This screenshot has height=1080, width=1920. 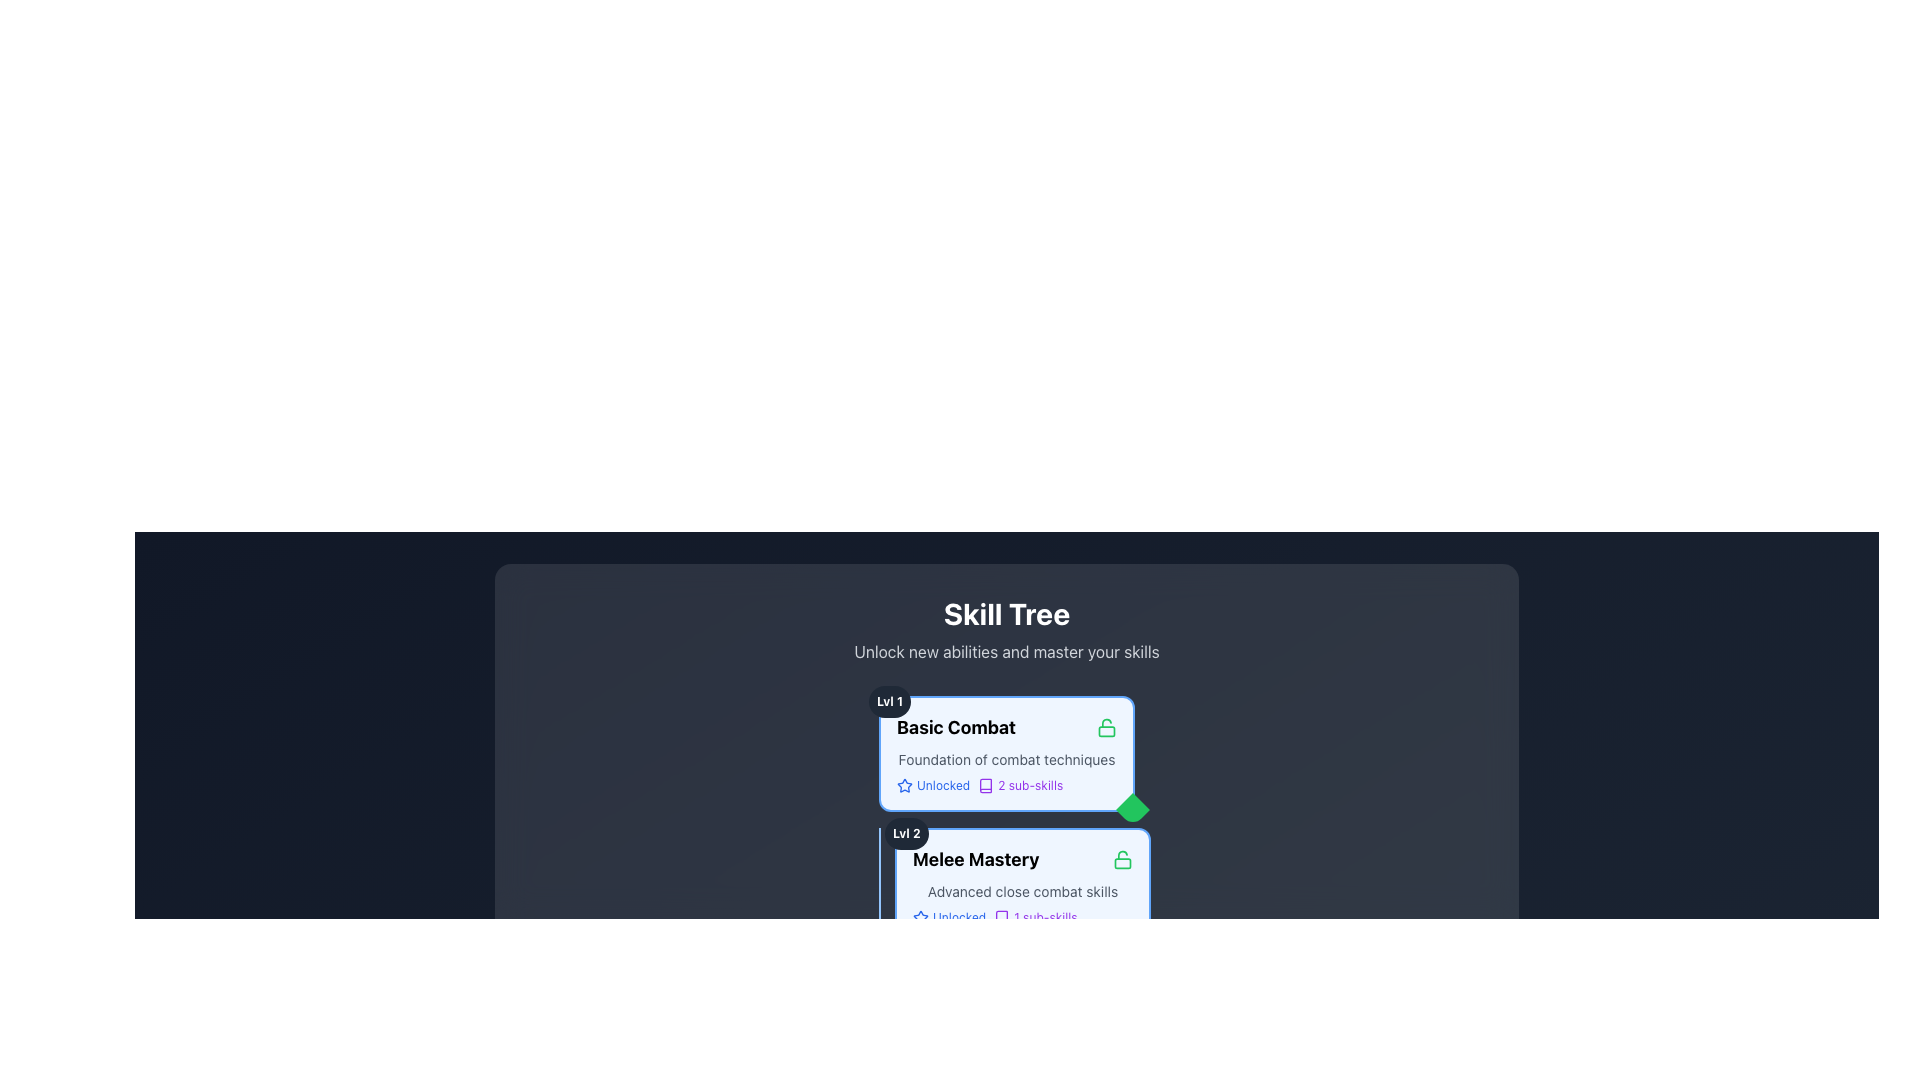 I want to click on the 'Basic Combat' text label, which serves as the title for the 'Lvl 1' section, so click(x=1007, y=728).